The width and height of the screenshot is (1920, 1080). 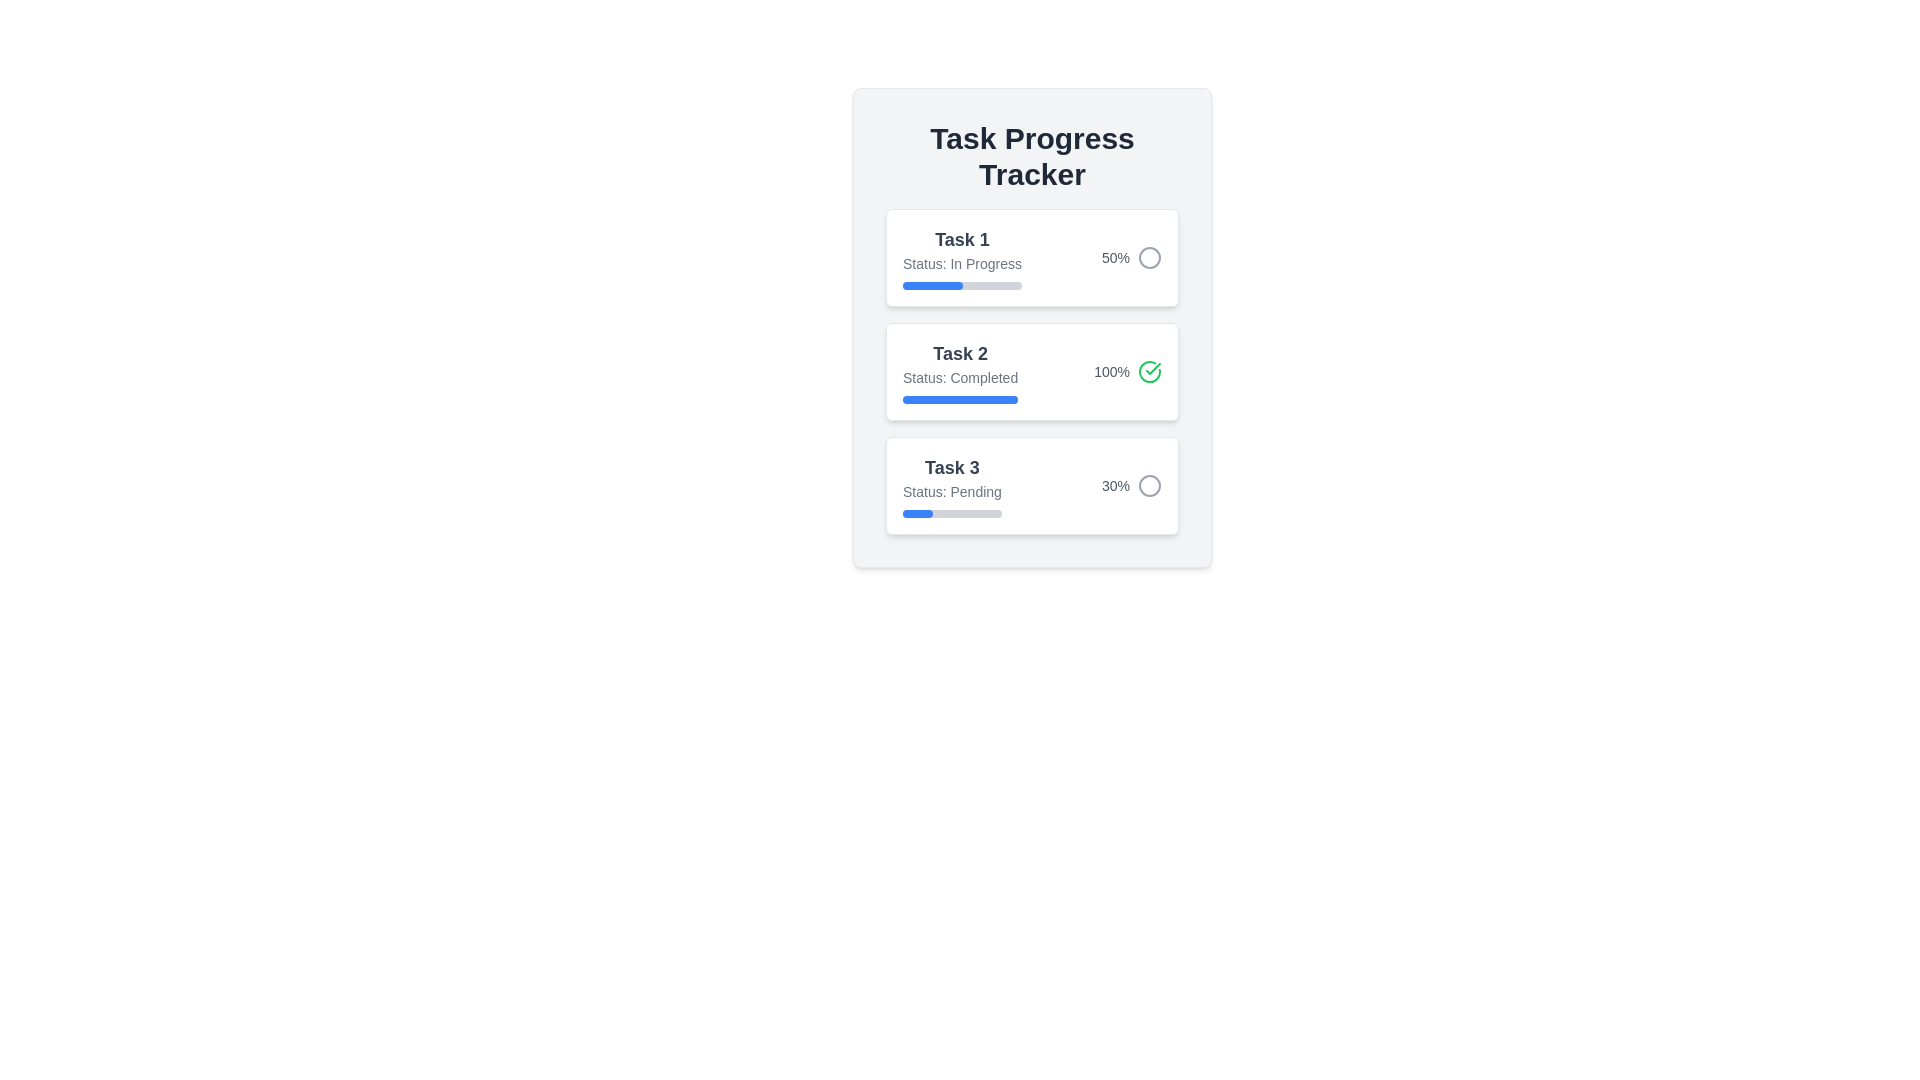 I want to click on the progress bar indicating the completion percentage of 'Task 2', located directly below the text 'Status: Completed', so click(x=960, y=400).